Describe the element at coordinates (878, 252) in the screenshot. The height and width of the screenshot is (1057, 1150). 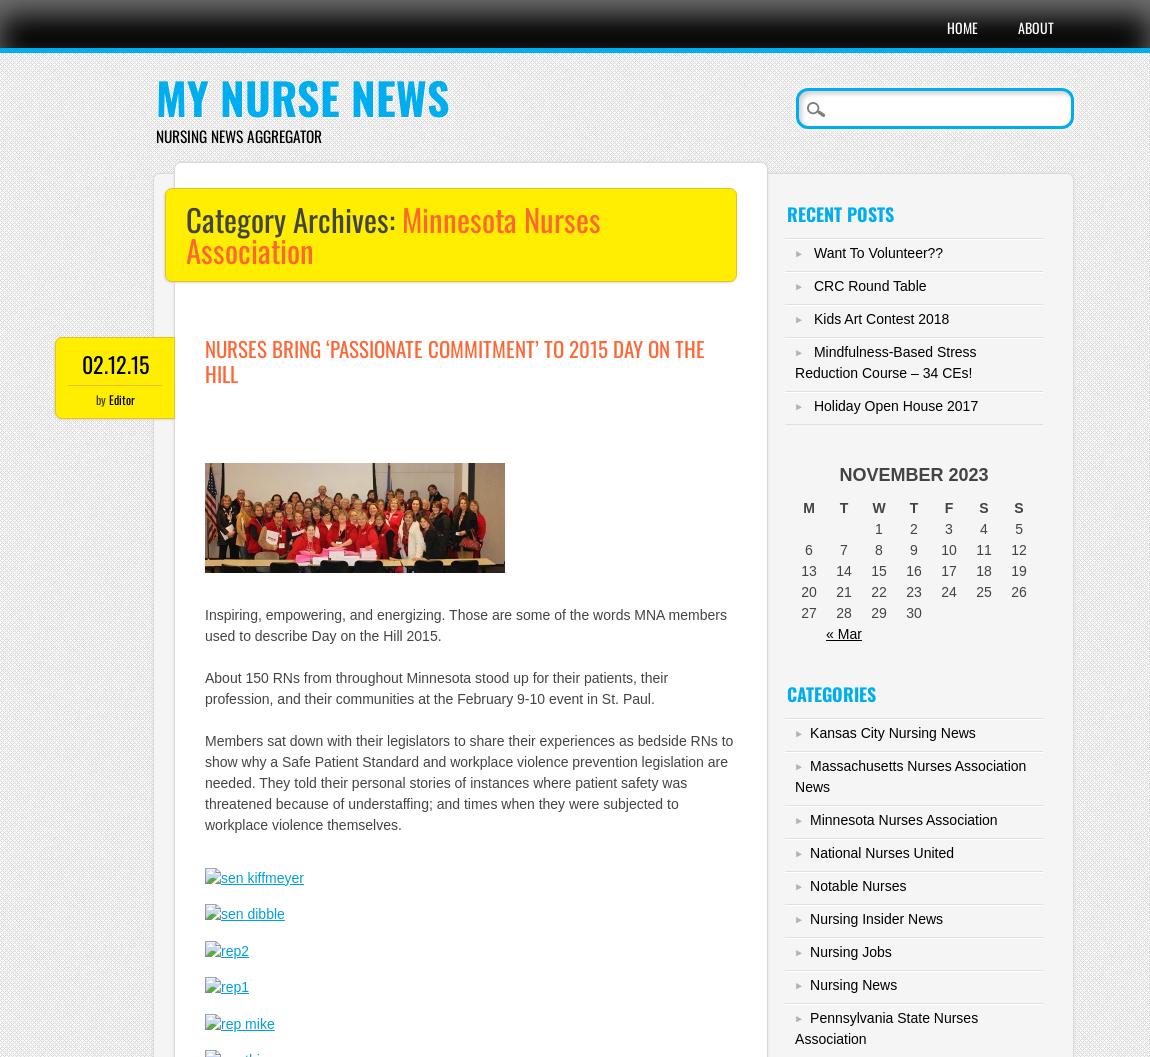
I see `'Want To Volunteer??'` at that location.